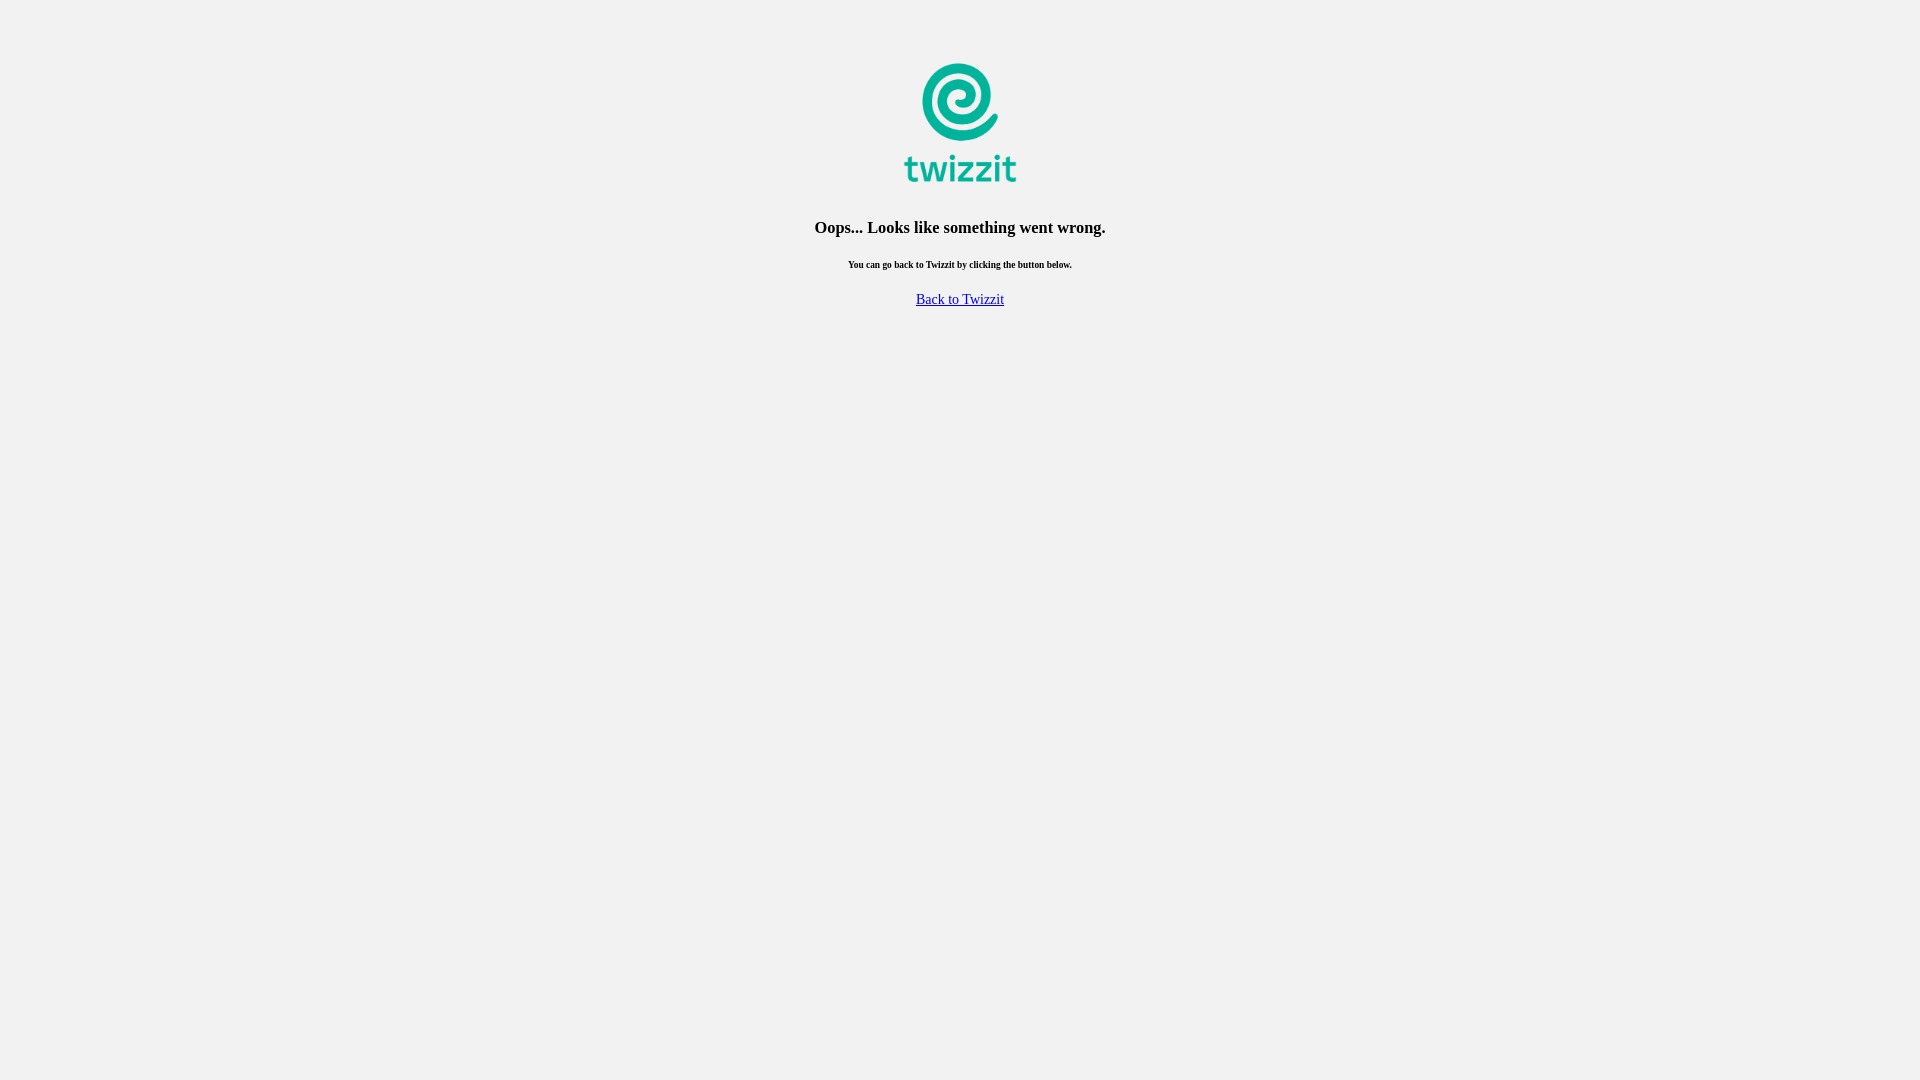  Describe the element at coordinates (960, 299) in the screenshot. I see `'Back to Twizzit'` at that location.